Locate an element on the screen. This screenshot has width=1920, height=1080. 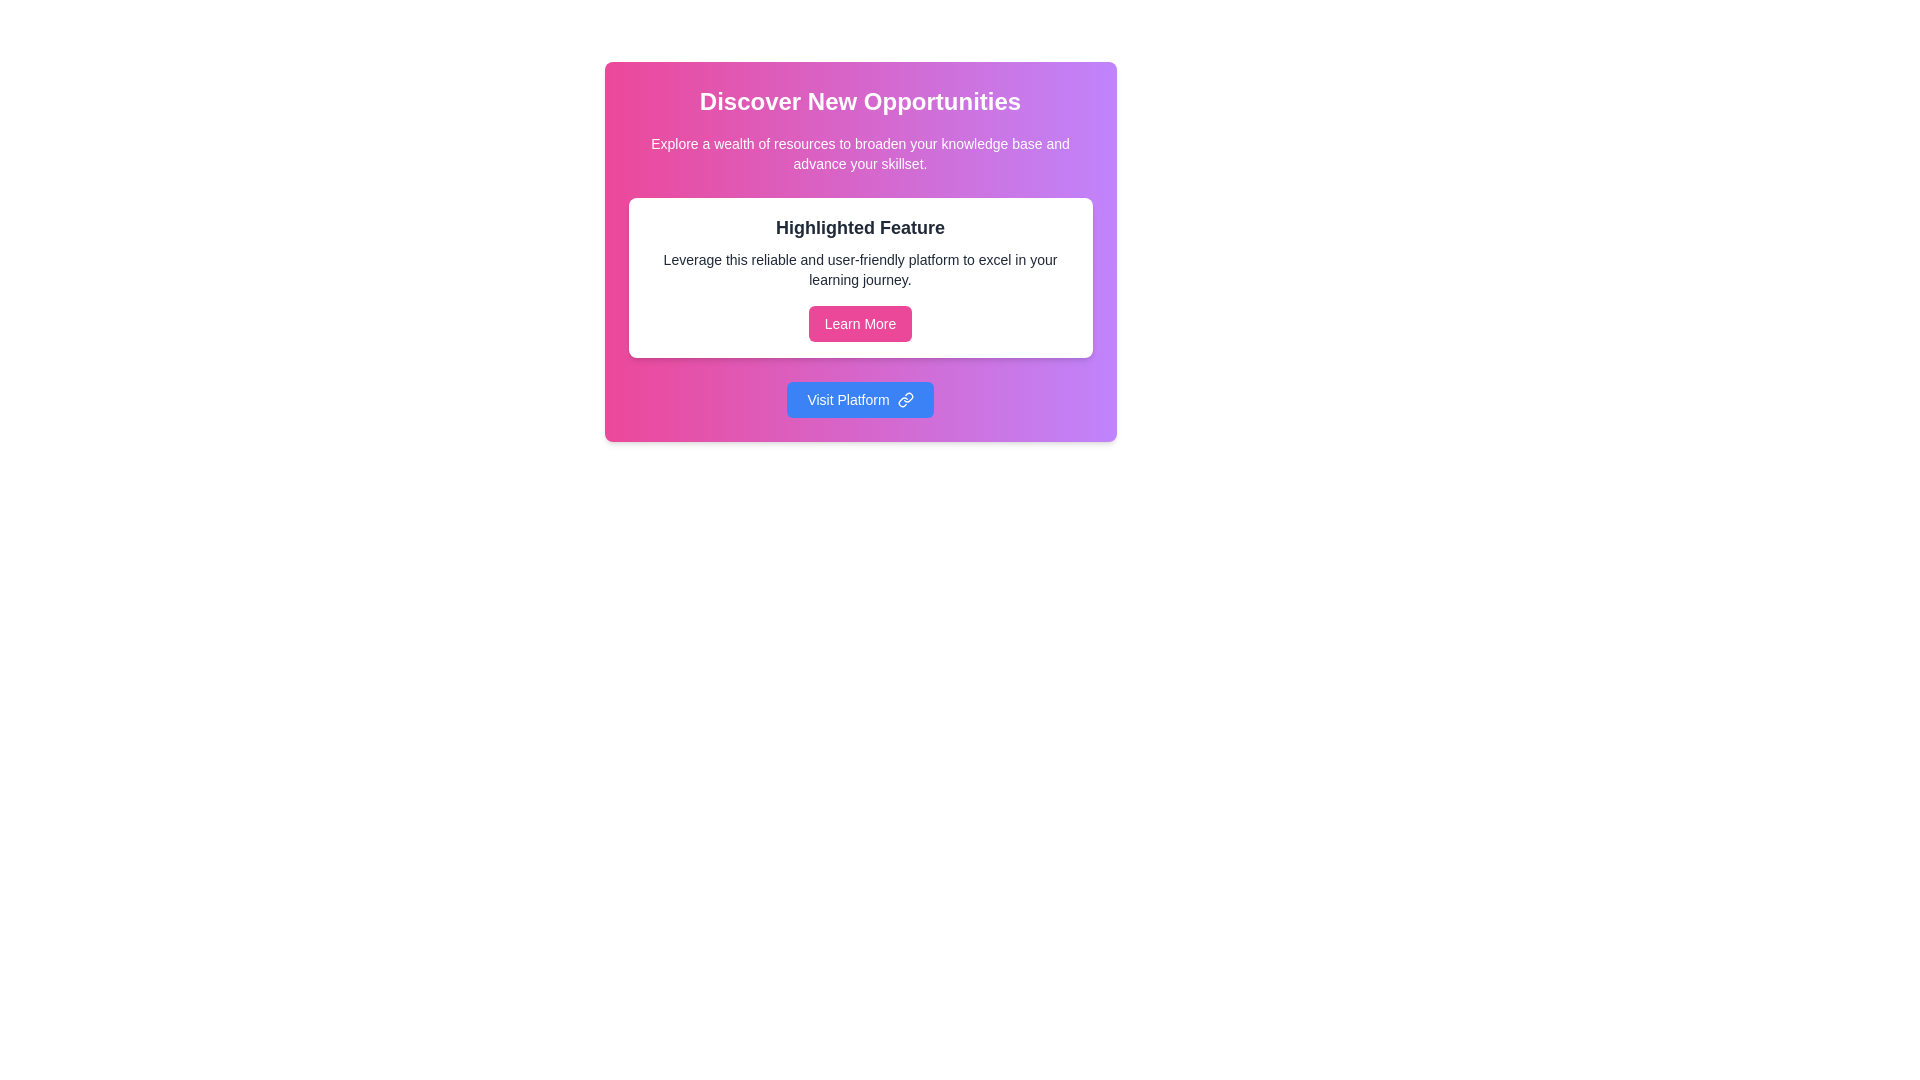
the SVG icon located on the right side of the 'Visit Platform' button at the bottom of the primary interface card is located at coordinates (904, 400).